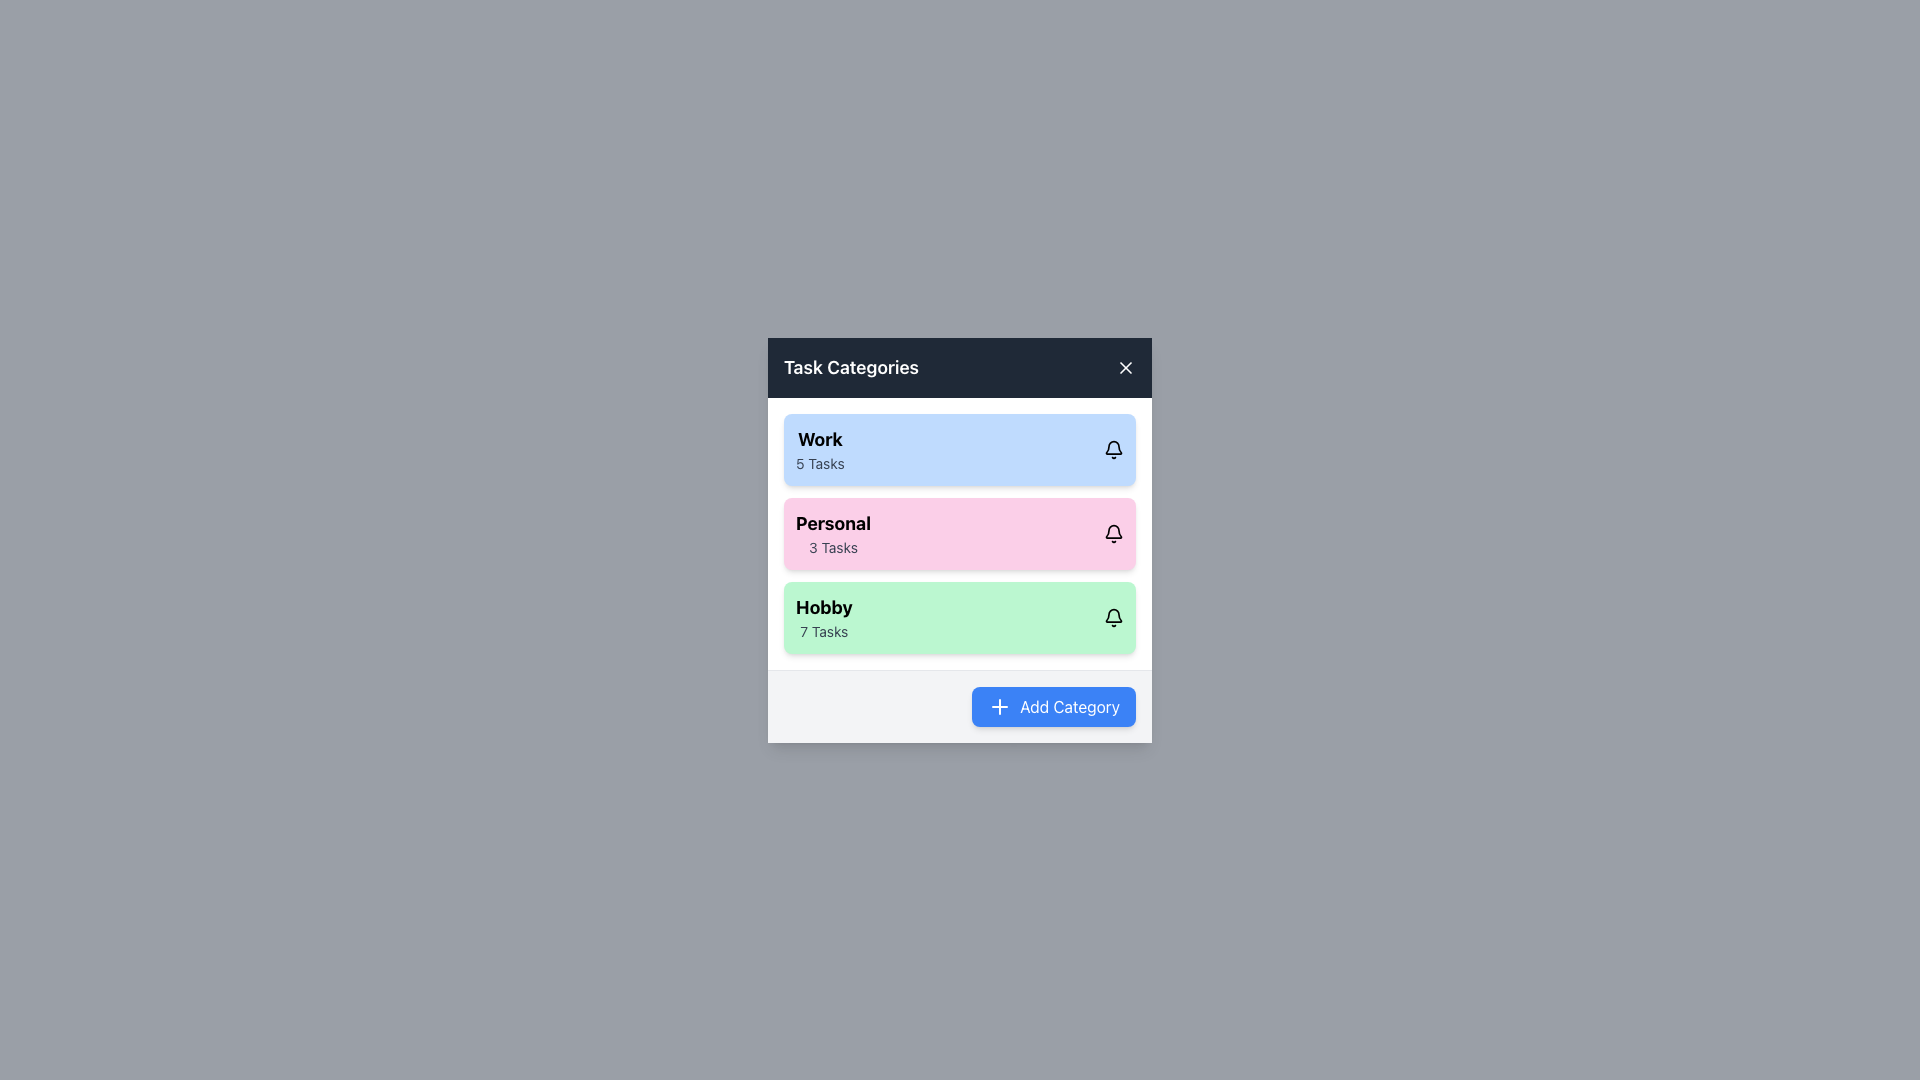 The height and width of the screenshot is (1080, 1920). Describe the element at coordinates (833, 532) in the screenshot. I see `the 'Personal' text label pair component, which displays 'Personal' in bold and '3 Tasks' in smaller gray text, located in the pink background segment of the task categories list` at that location.